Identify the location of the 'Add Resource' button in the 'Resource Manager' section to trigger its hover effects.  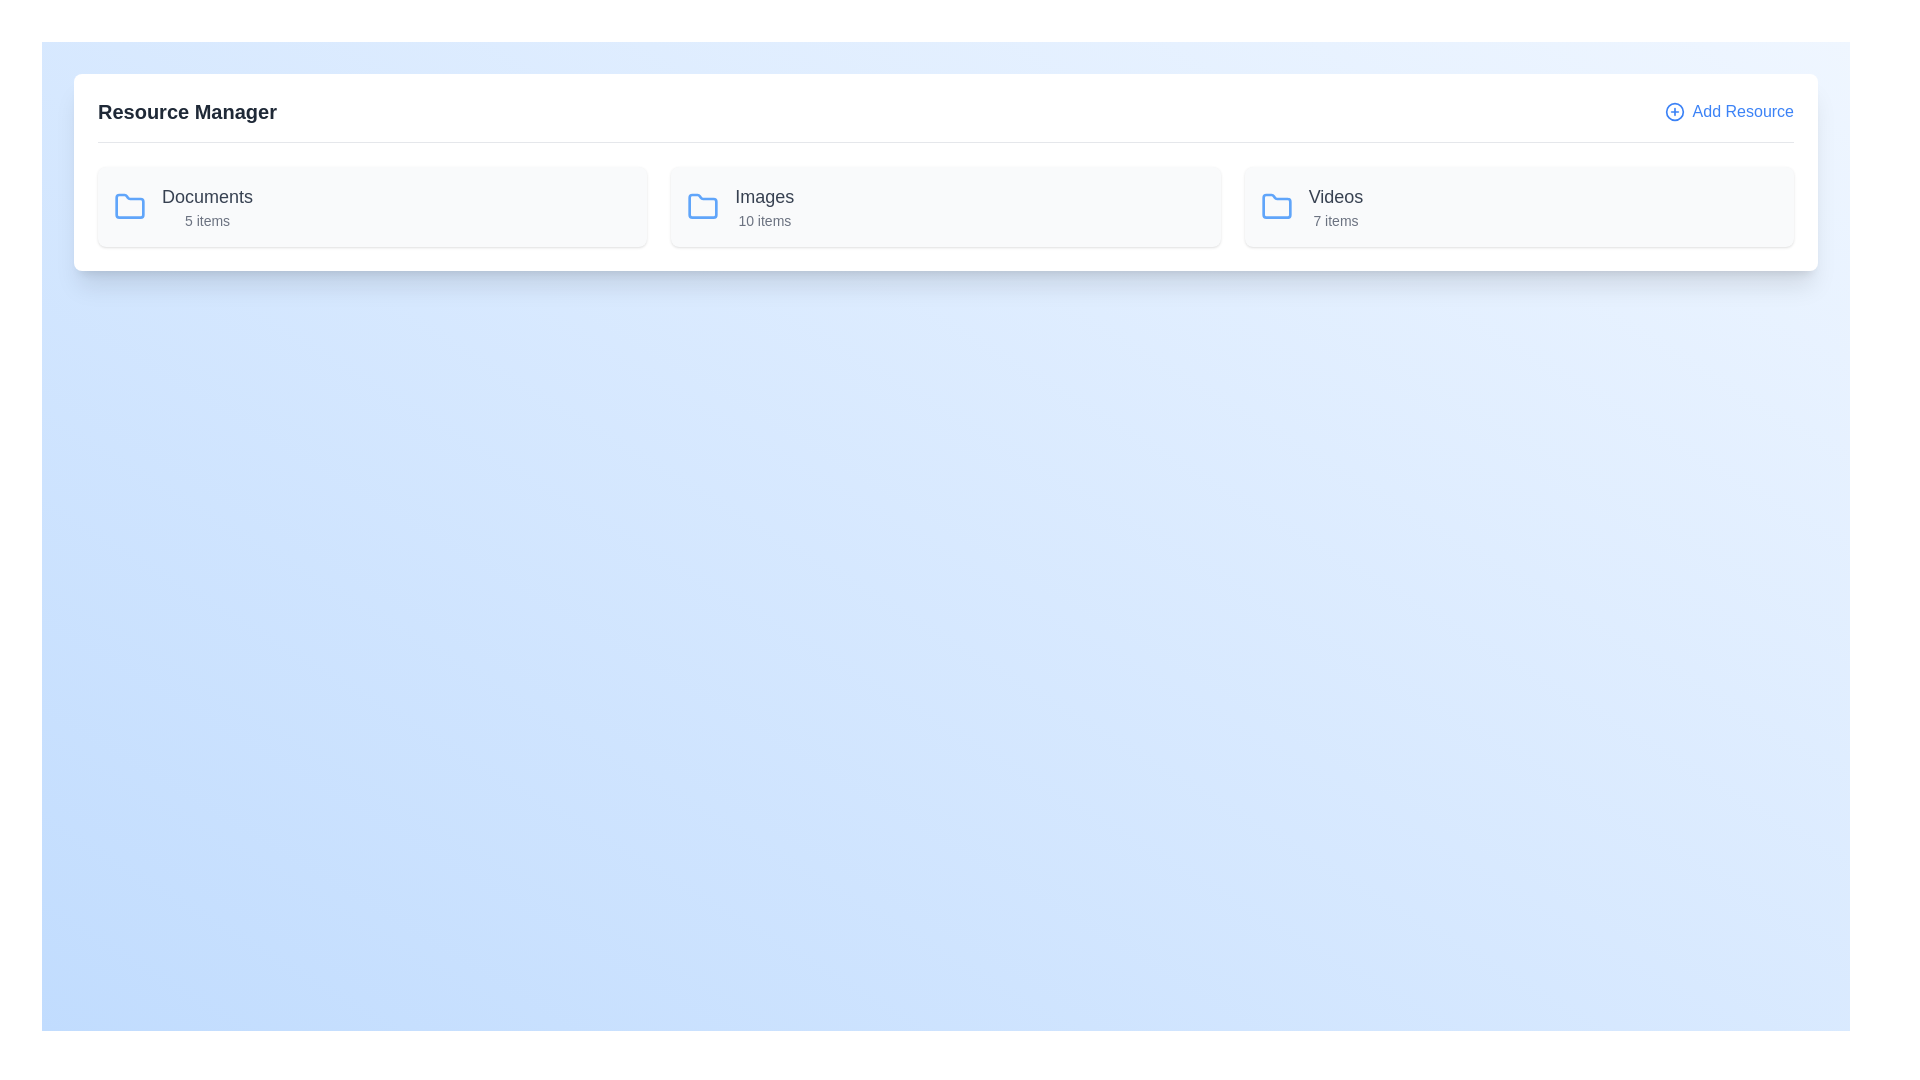
(1728, 111).